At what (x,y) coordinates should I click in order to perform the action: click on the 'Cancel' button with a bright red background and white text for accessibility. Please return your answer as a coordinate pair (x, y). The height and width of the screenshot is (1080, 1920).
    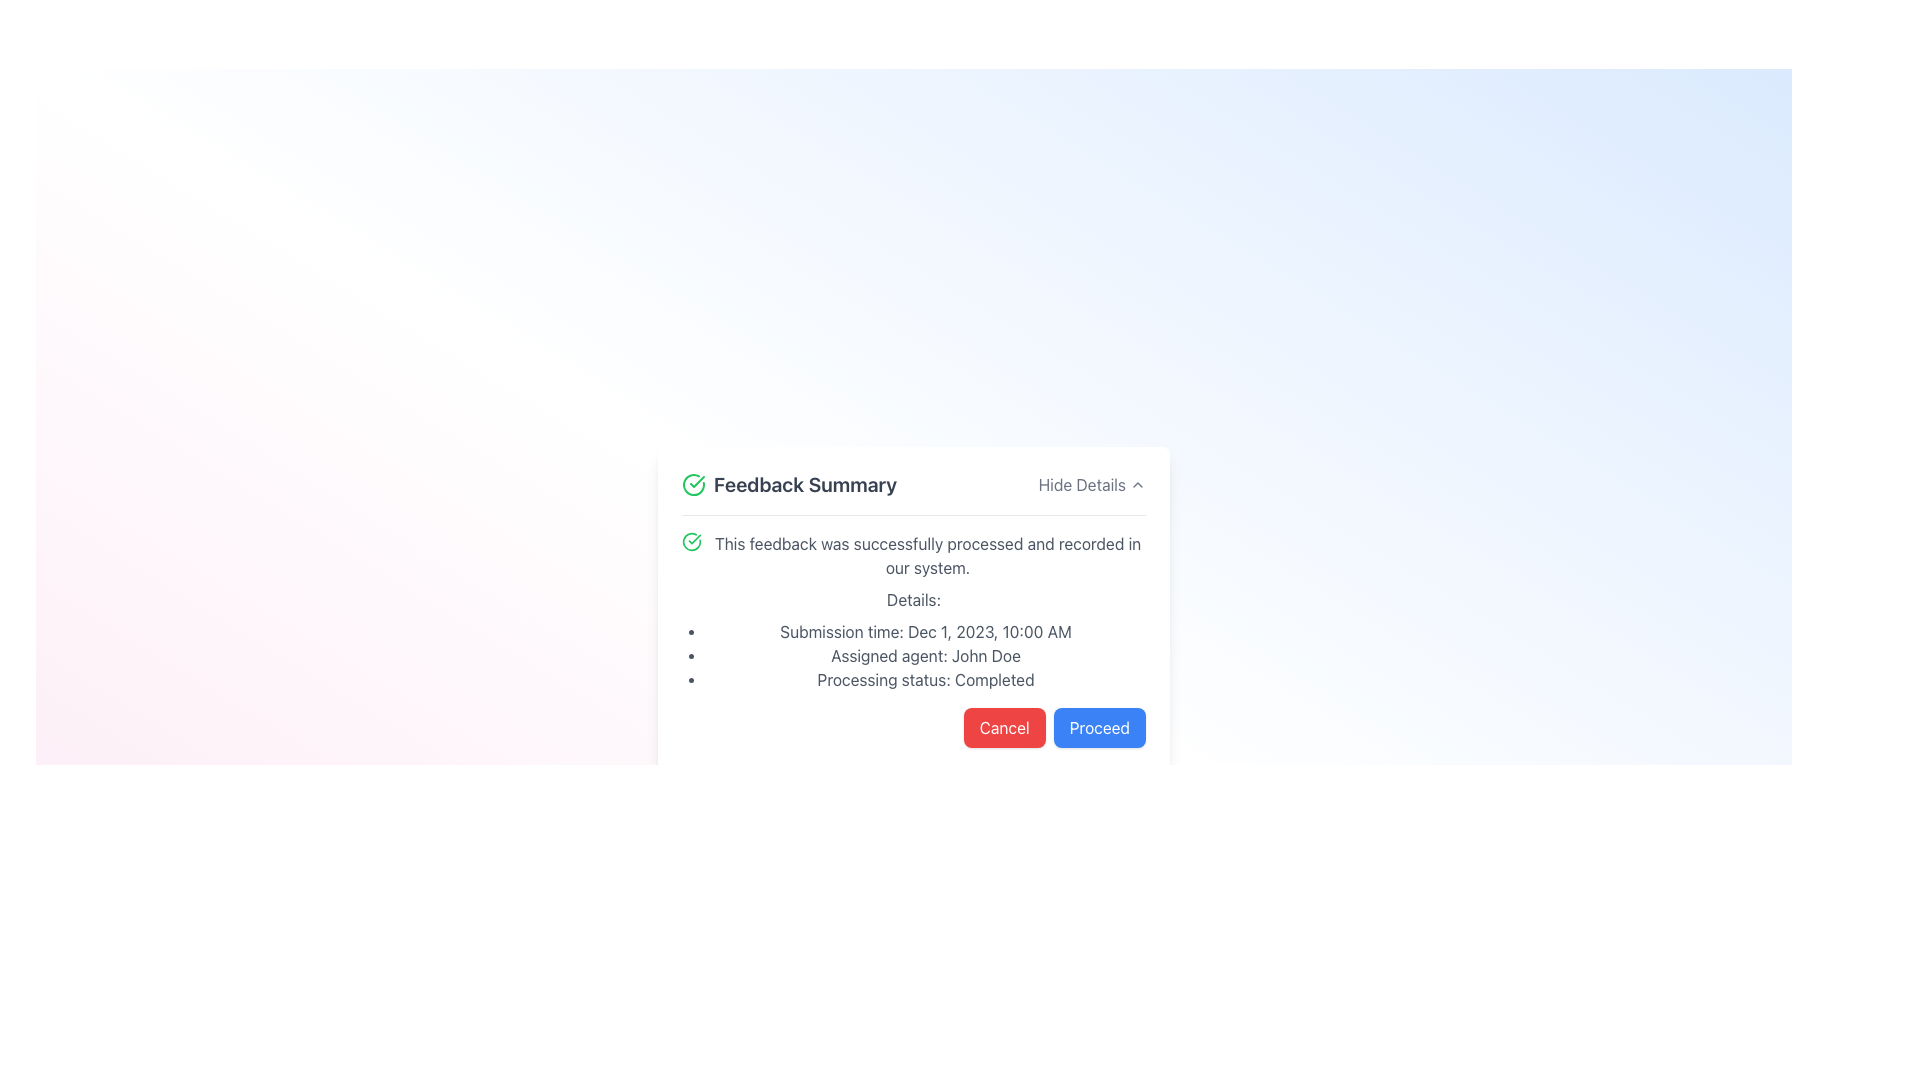
    Looking at the image, I should click on (1004, 727).